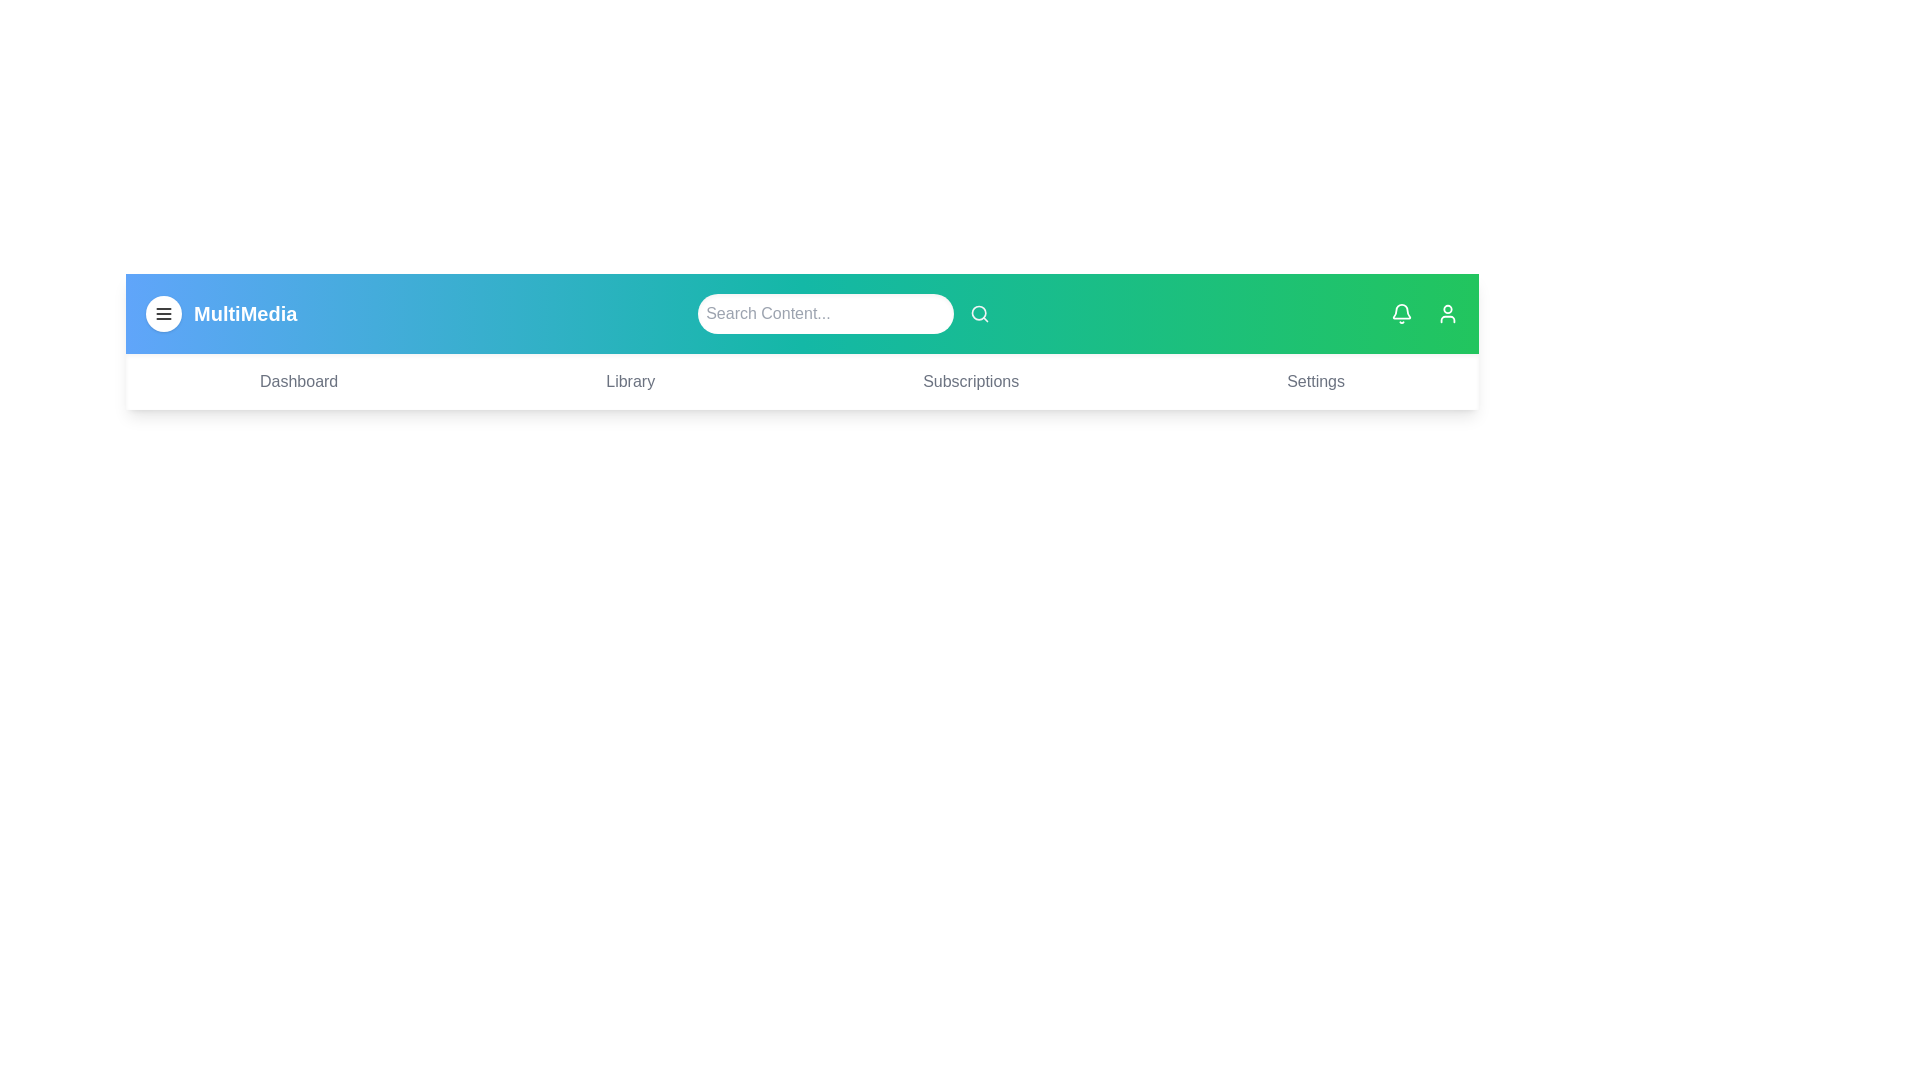 The width and height of the screenshot is (1920, 1080). What do you see at coordinates (971, 381) in the screenshot?
I see `the Subscriptions navigation menu item` at bounding box center [971, 381].